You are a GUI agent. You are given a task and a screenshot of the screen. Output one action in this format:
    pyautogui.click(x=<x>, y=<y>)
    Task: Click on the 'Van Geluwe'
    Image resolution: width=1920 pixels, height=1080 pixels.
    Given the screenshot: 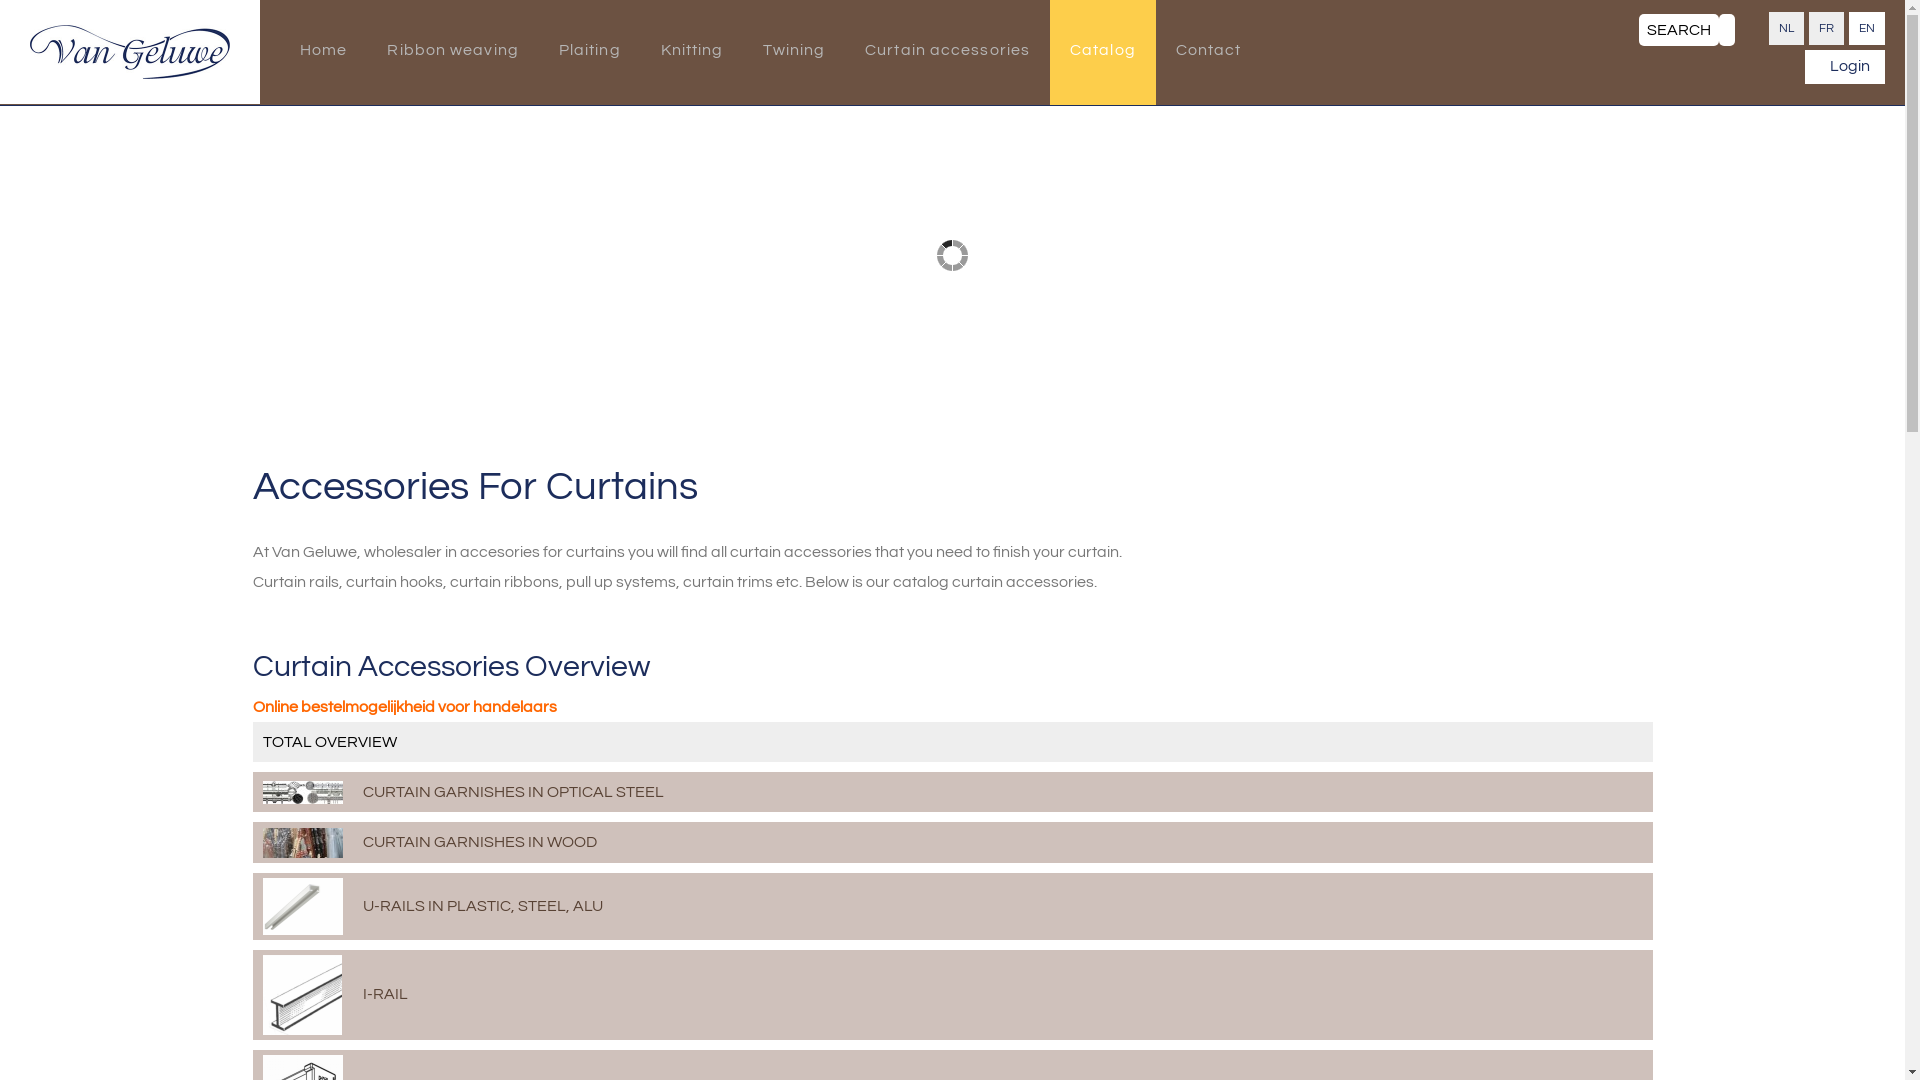 What is the action you would take?
    pyautogui.click(x=29, y=50)
    